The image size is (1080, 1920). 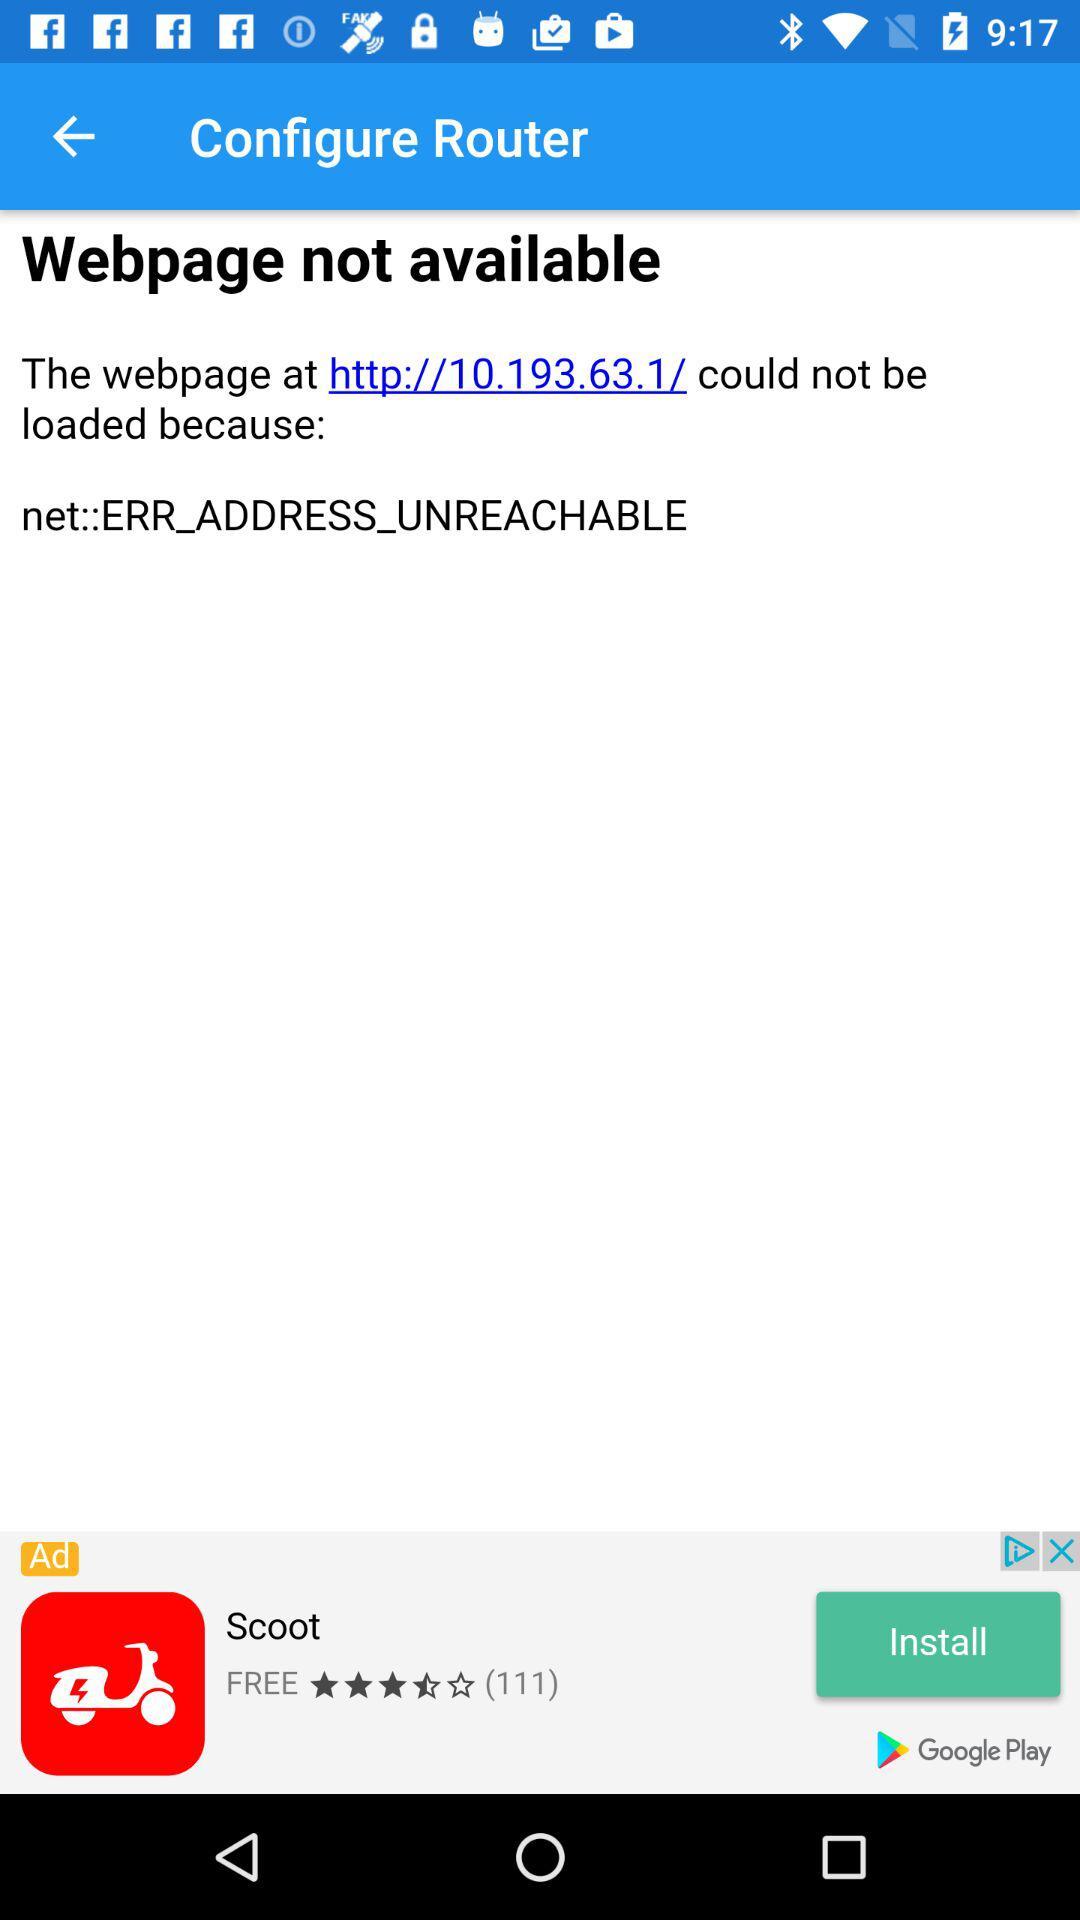 I want to click on advertisement, so click(x=540, y=1662).